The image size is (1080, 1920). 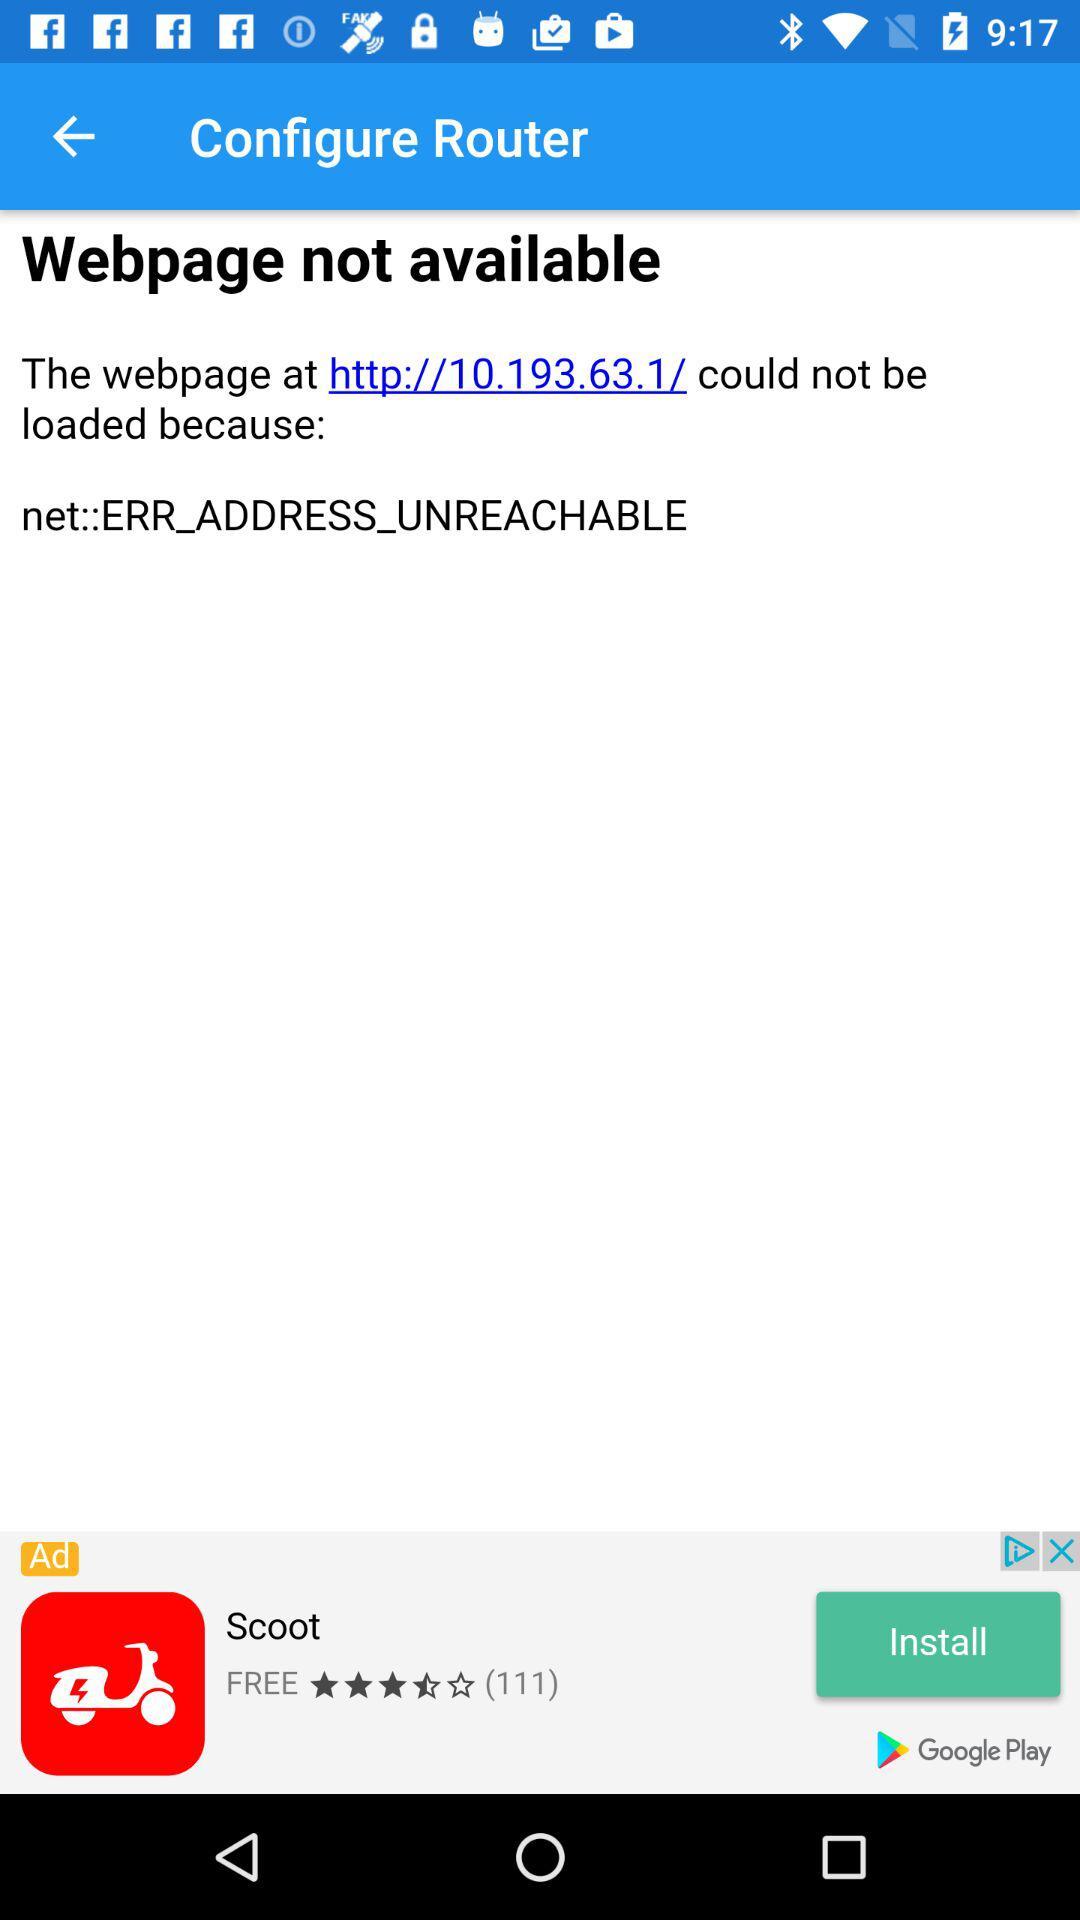 I want to click on advertisement, so click(x=540, y=1662).